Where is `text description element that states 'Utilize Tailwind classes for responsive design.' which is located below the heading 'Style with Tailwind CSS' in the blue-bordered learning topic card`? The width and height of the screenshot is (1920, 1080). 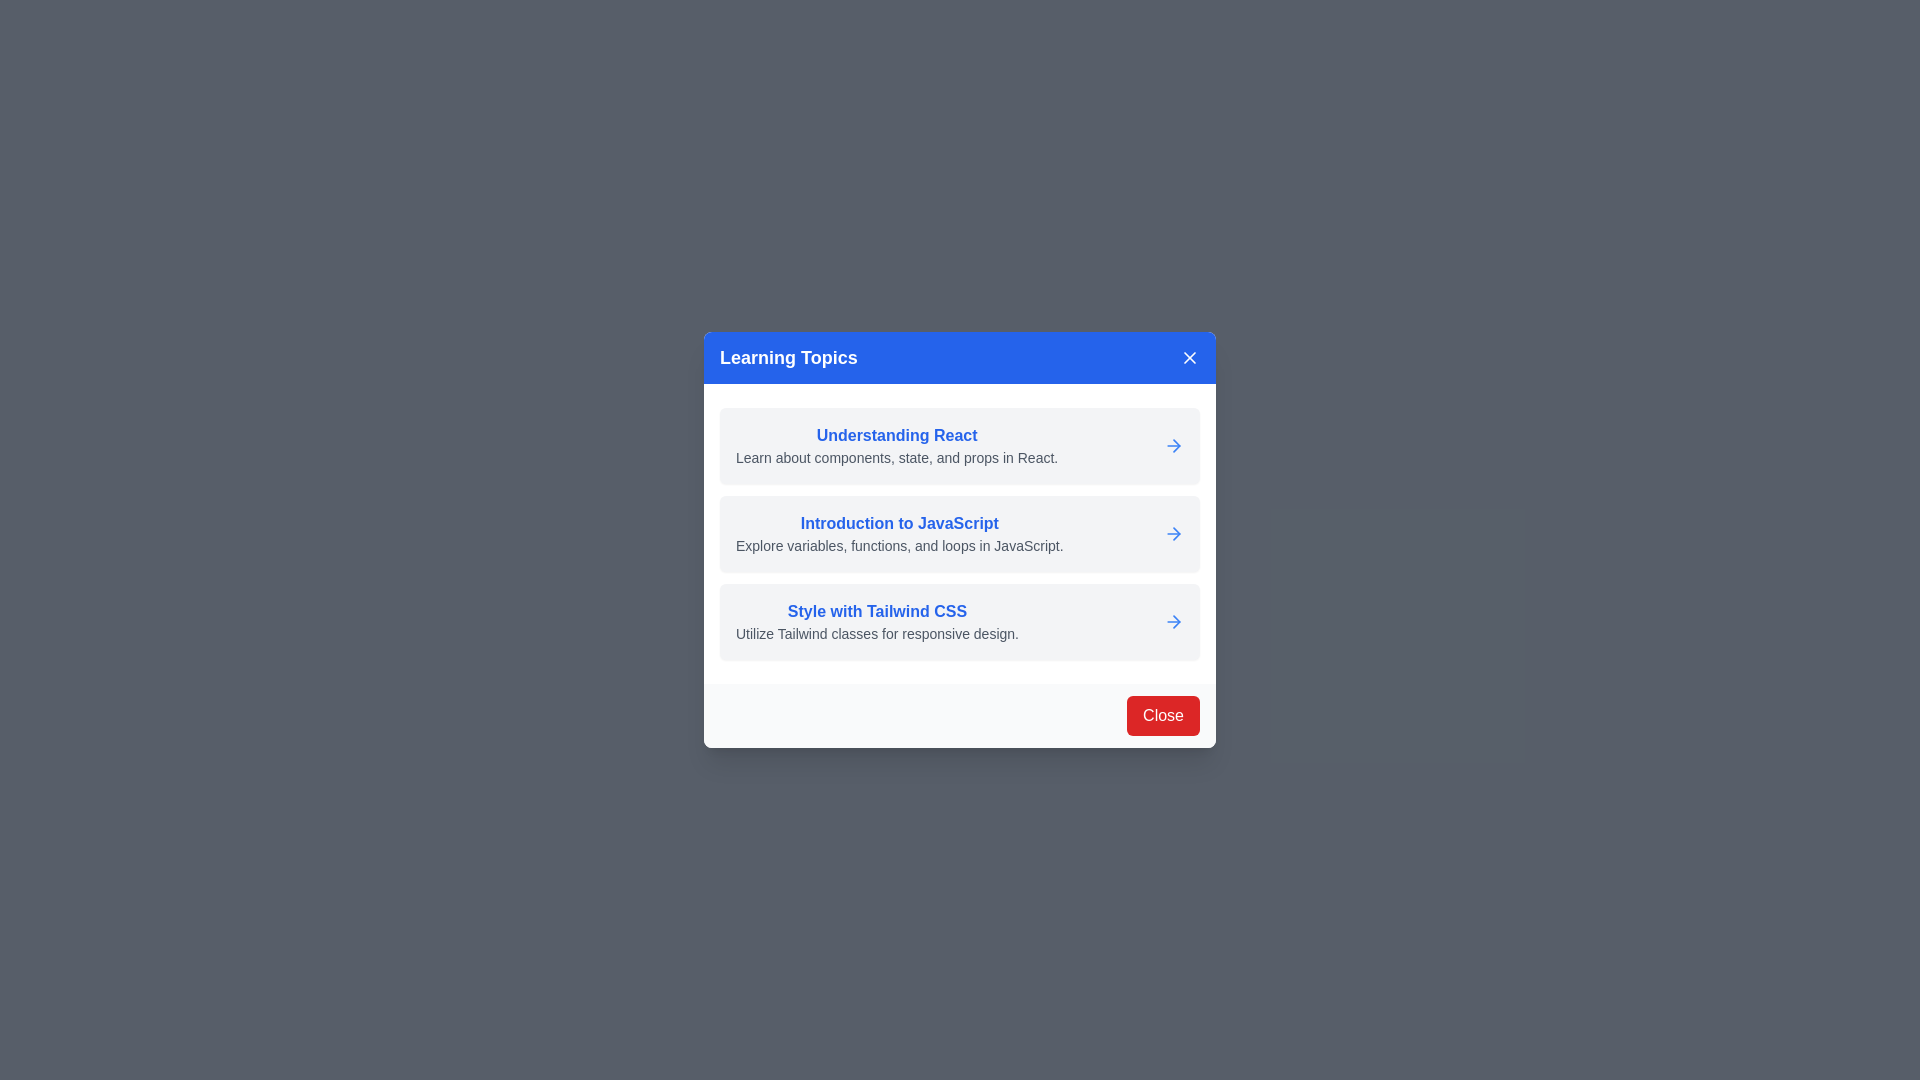 text description element that states 'Utilize Tailwind classes for responsive design.' which is located below the heading 'Style with Tailwind CSS' in the blue-bordered learning topic card is located at coordinates (877, 633).